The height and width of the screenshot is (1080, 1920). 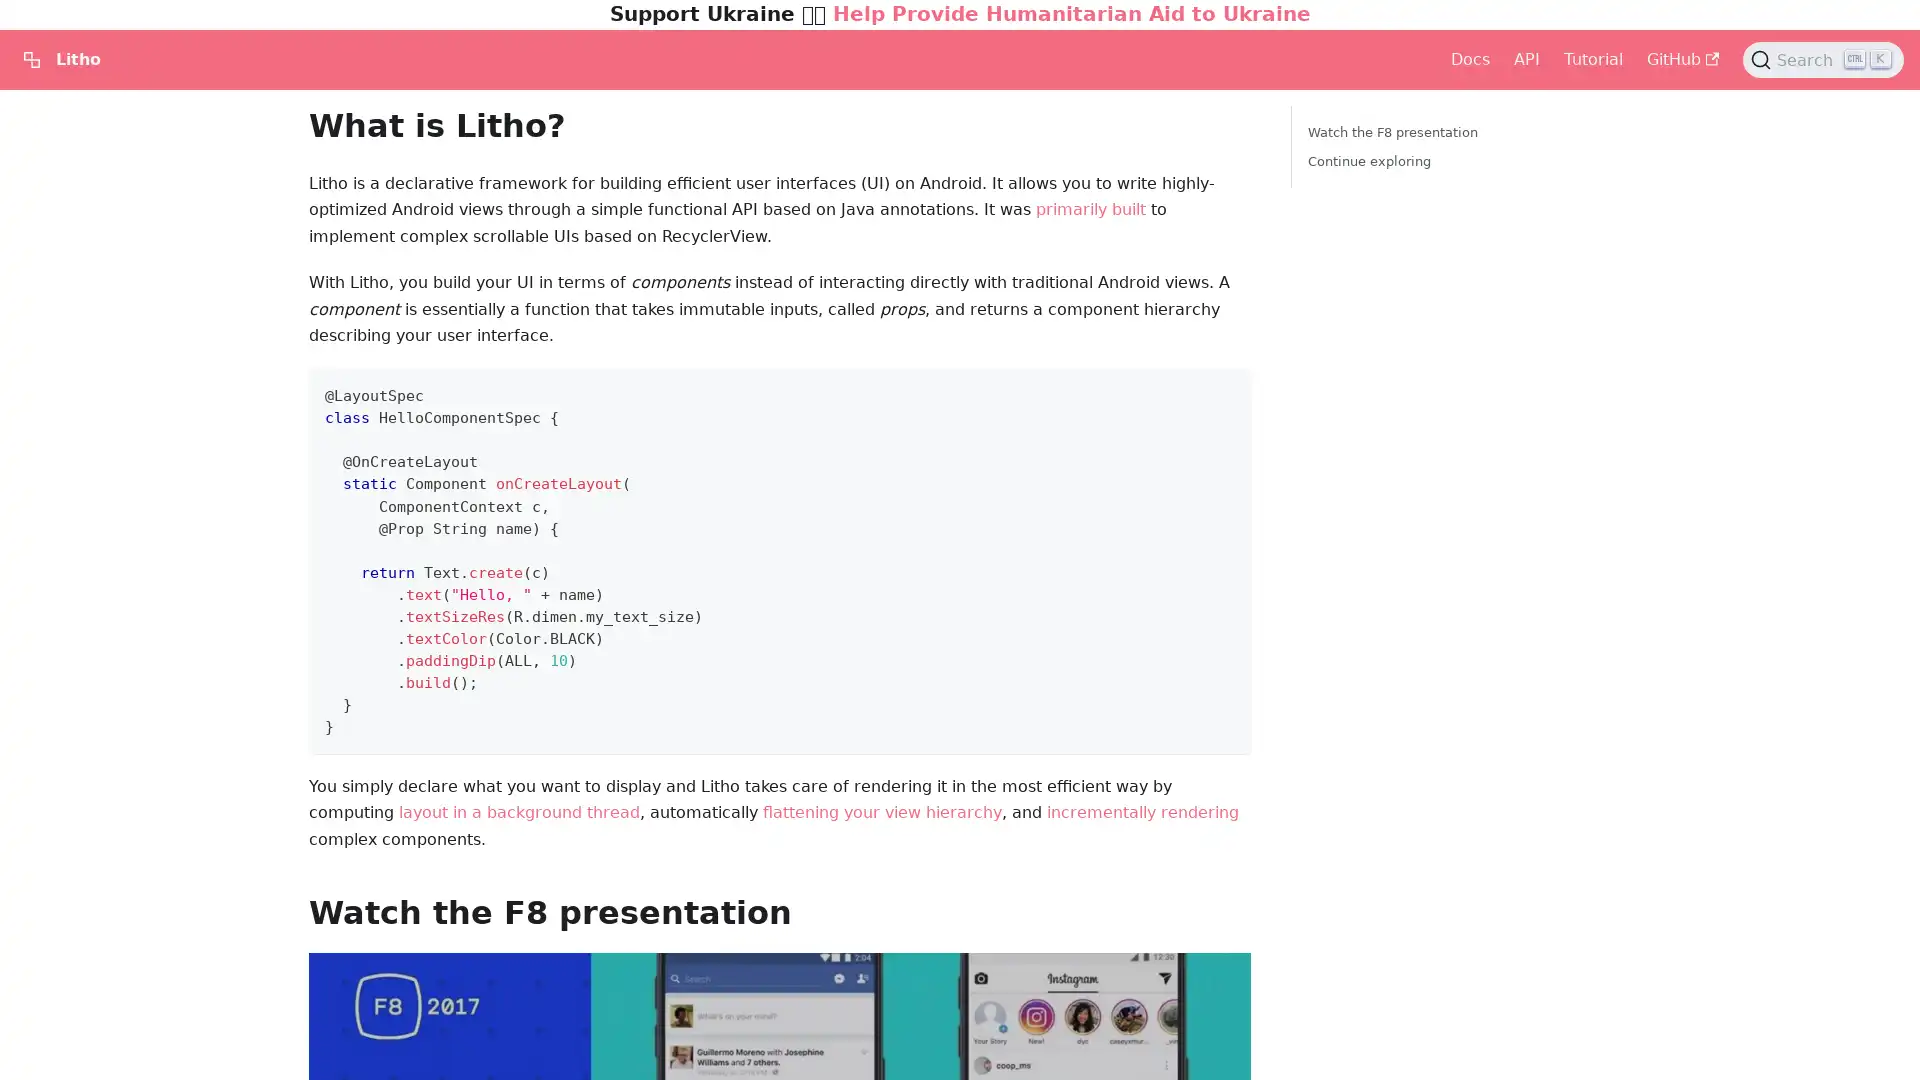 What do you see at coordinates (1217, 390) in the screenshot?
I see `Copy code to clipboard` at bounding box center [1217, 390].